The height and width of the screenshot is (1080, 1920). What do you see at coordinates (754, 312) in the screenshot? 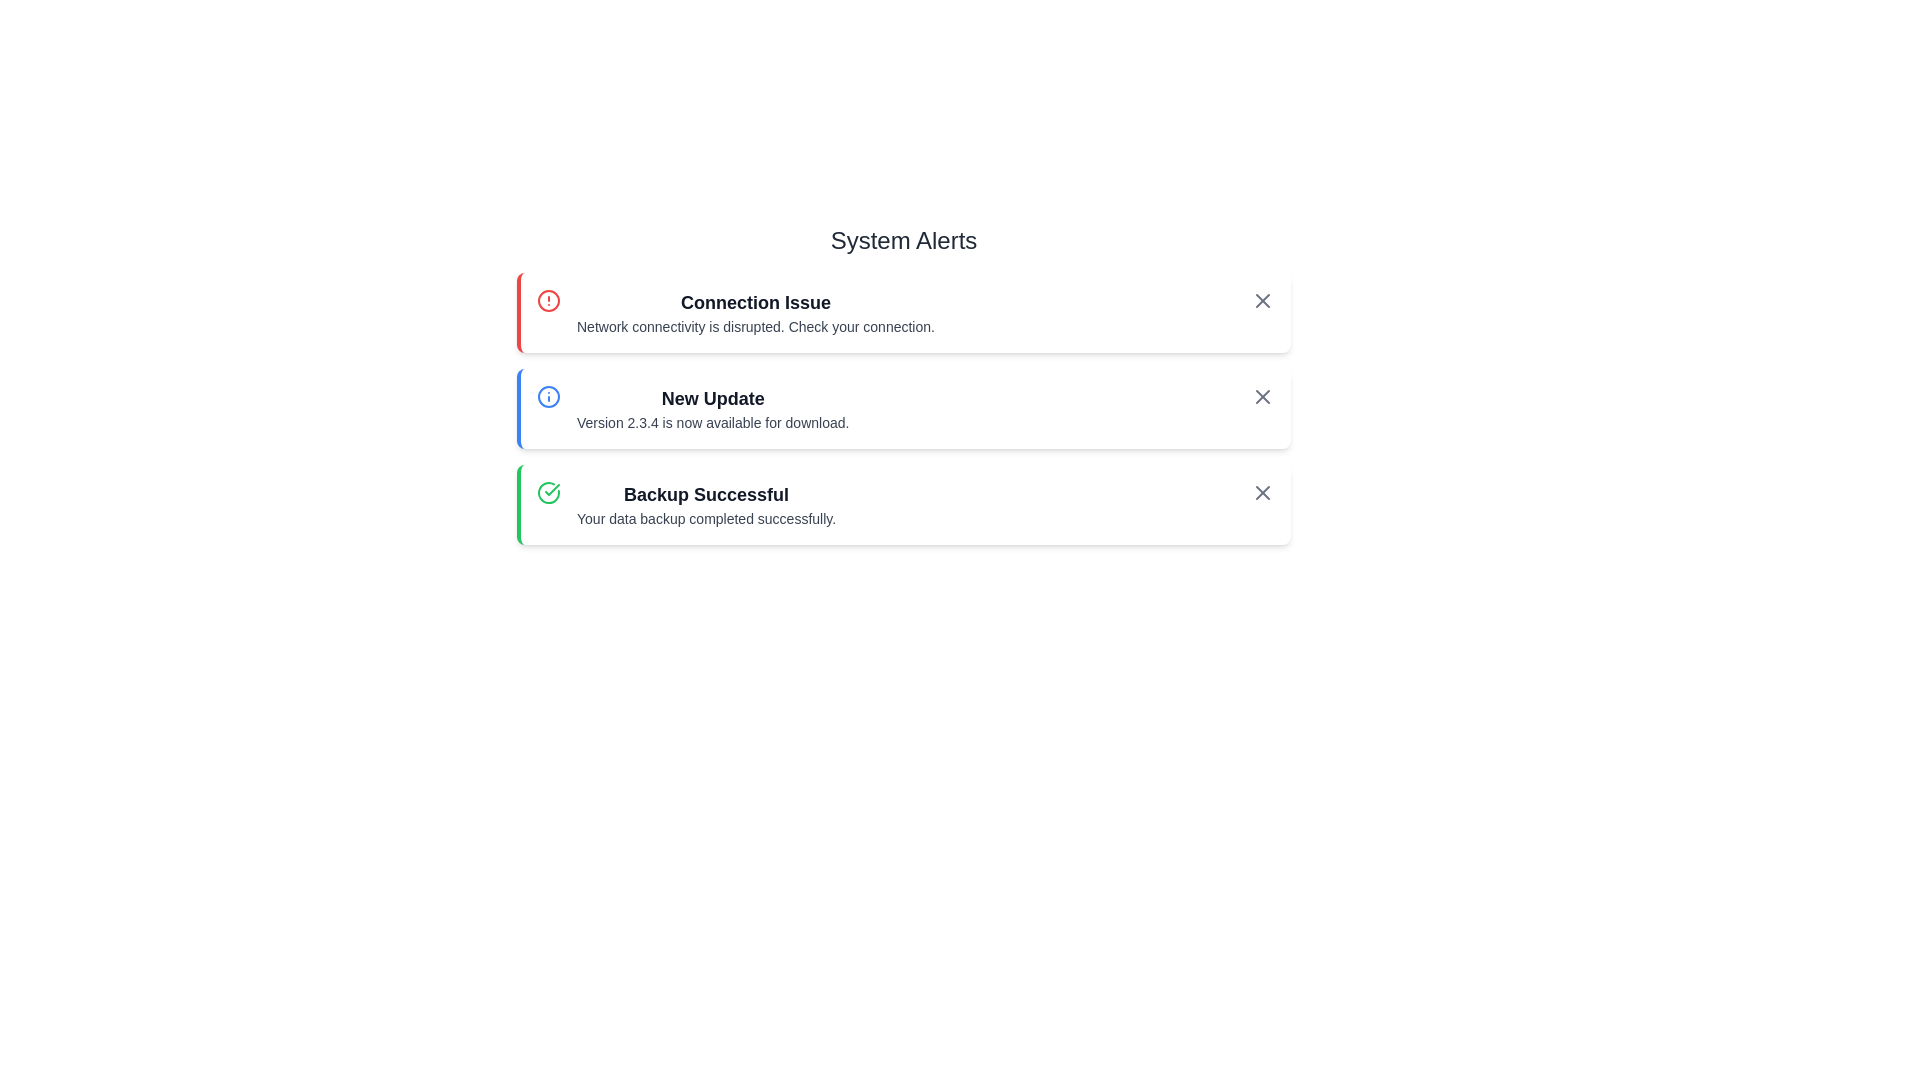
I see `the Notification description section that displays an alert message about a connectivity issue, located centrally under the title 'Connection Issue' in the 'System Alerts' section` at bounding box center [754, 312].